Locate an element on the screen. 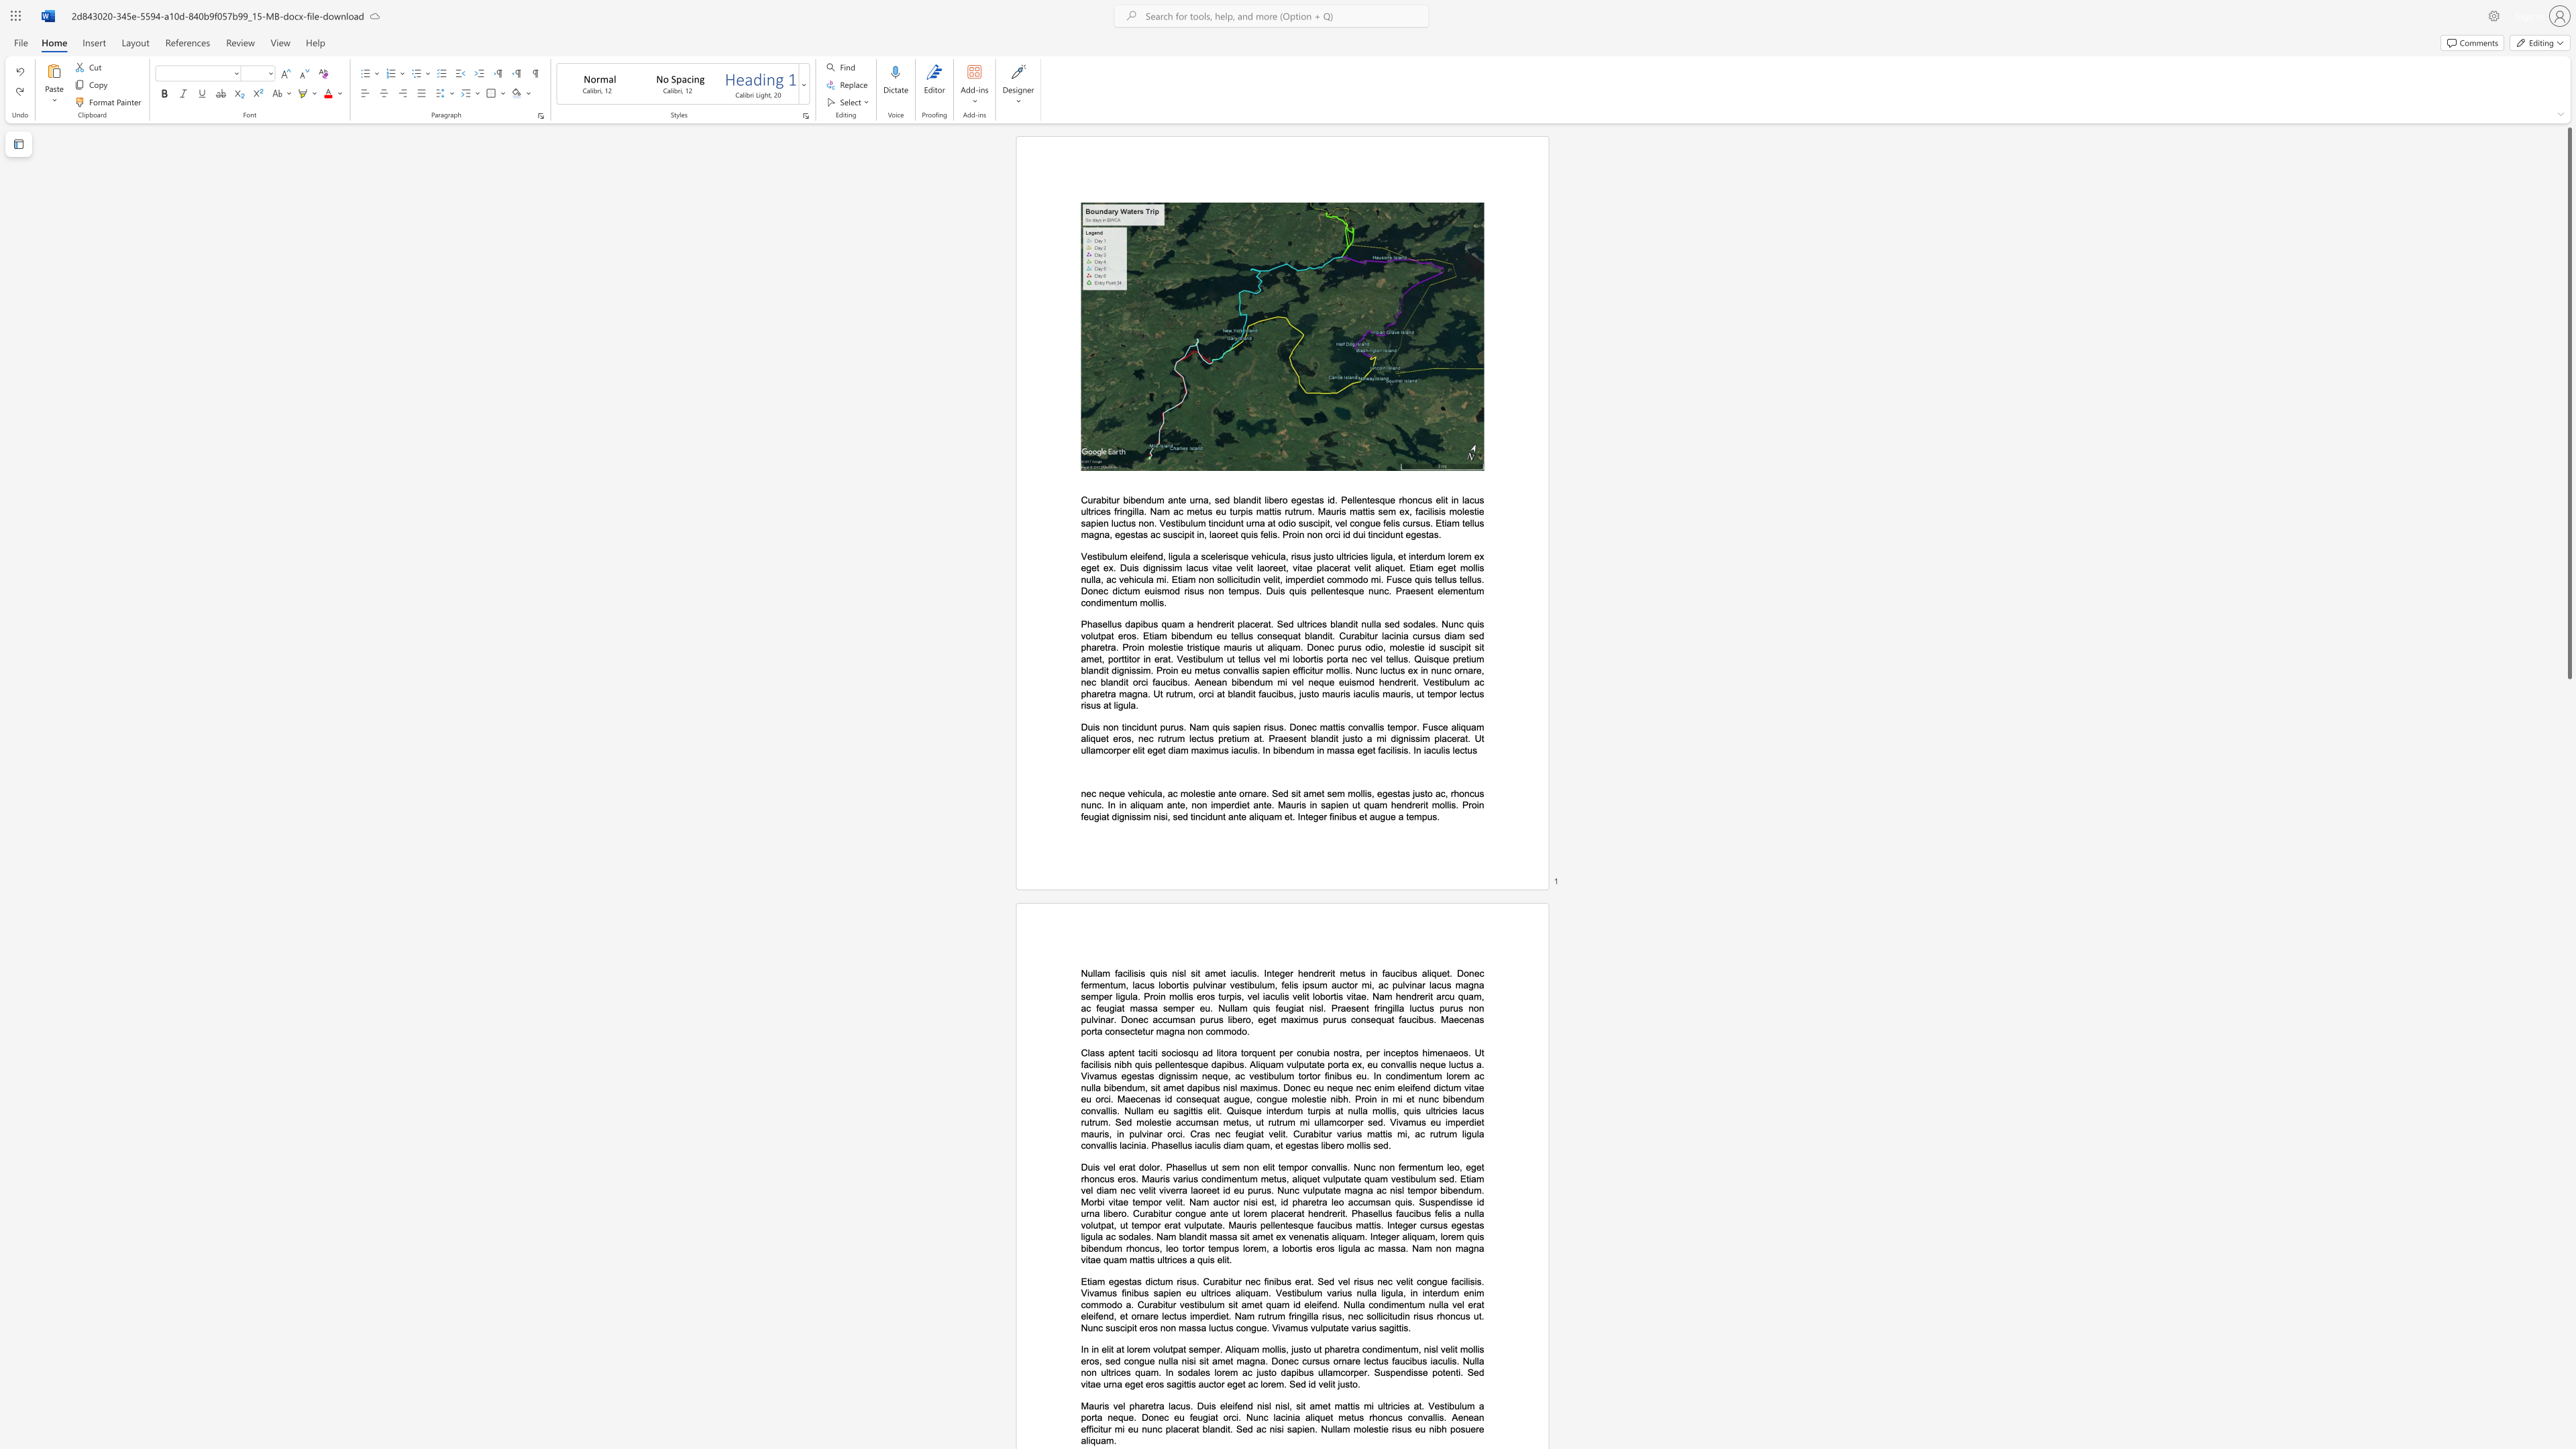  the subset text "ligula a scelerisque vehicula, risus justo ultricies ligula, et interdum lorem ex eget ex. Duis dignissim lacus vitae velit laoreet, vitae placerat" within the text "Vestibulum eleifend, ligula a scelerisque vehicula, risus justo ultricies ligula, et interdum lorem ex eget ex. Duis dignissim lacus vitae velit laoreet, vitae placerat velit aliquet. Etiam eget mollis nulla, ac vehicula mi. Etiam non sollicitudin velit, imperdiet commodo mi. Fusce quis tellus tellus. Donec dictum euismod risus non tempus. Duis quis pellentesque nunc. Praesent elementum condimentum mollis." is located at coordinates (1167, 555).